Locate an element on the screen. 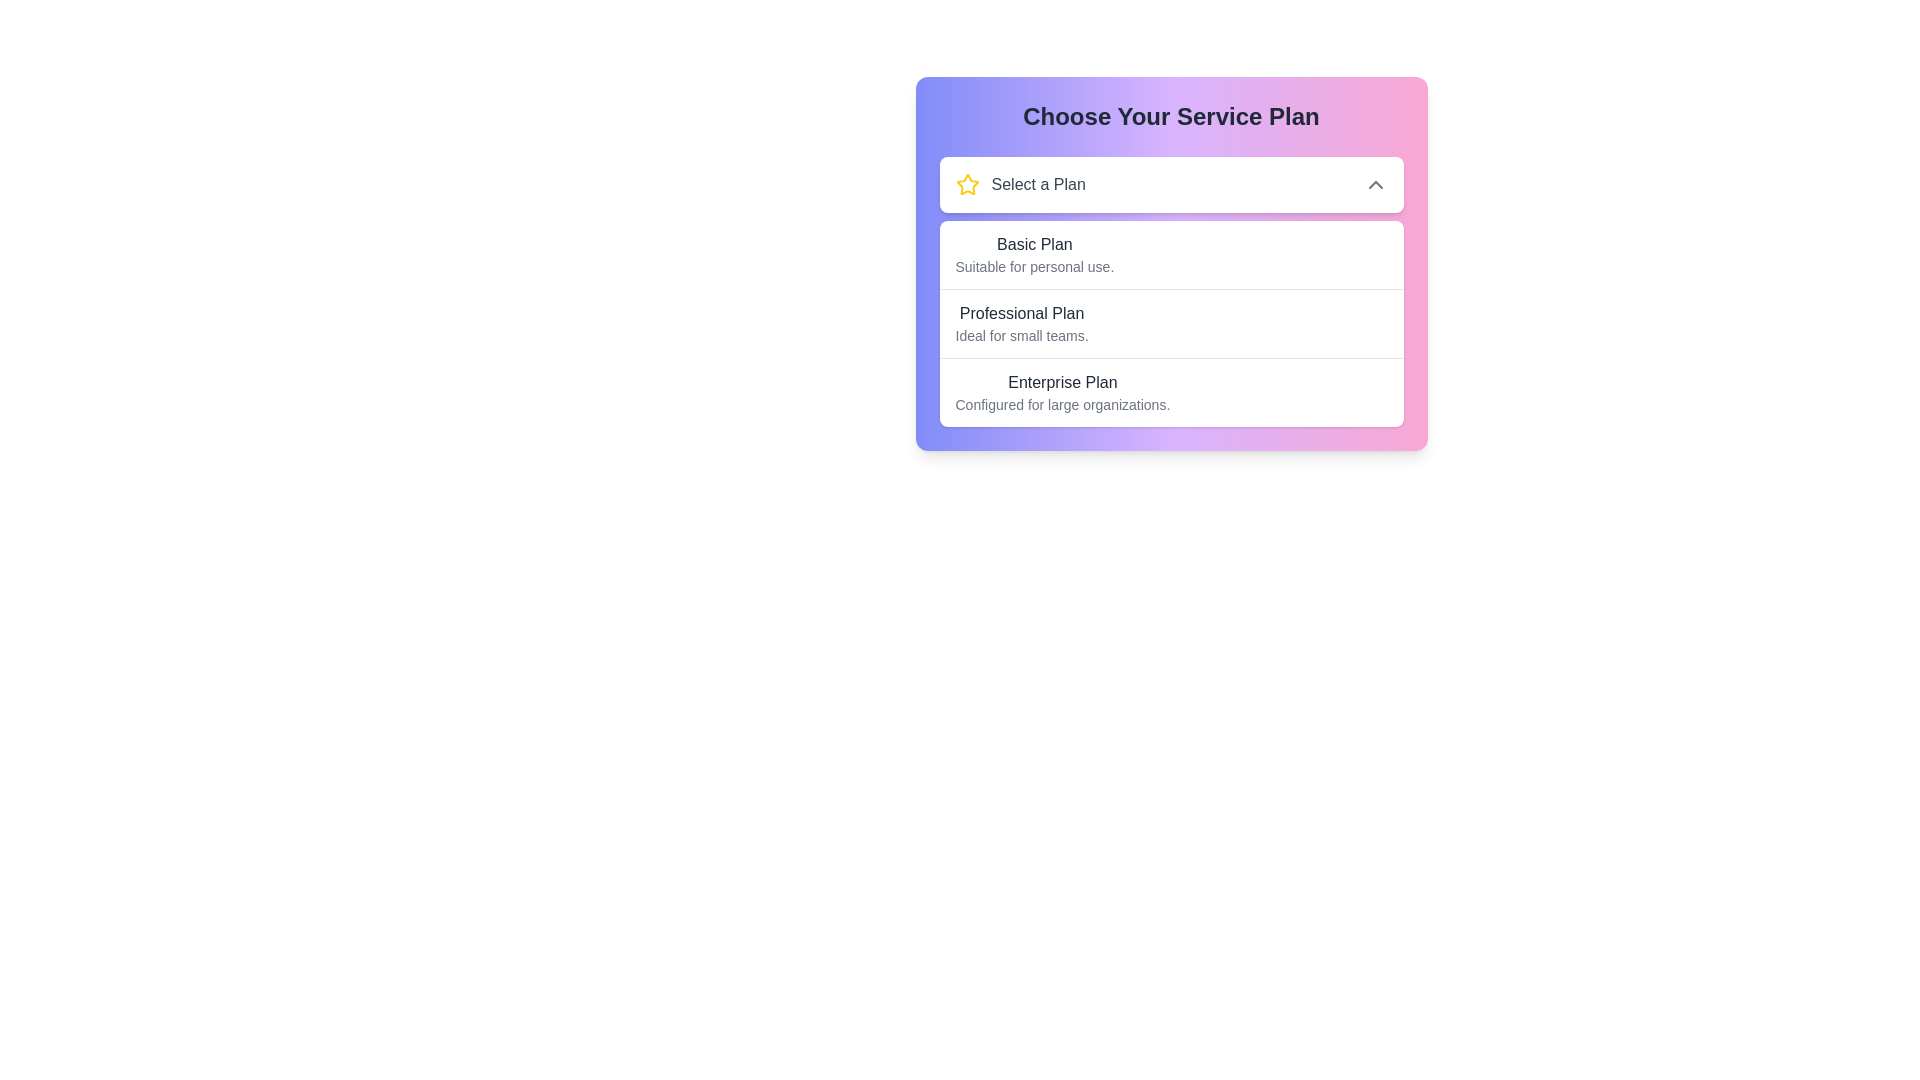  the star-shaped icon with a yellow outline located within the 'Select a Plan' dropdown is located at coordinates (967, 184).